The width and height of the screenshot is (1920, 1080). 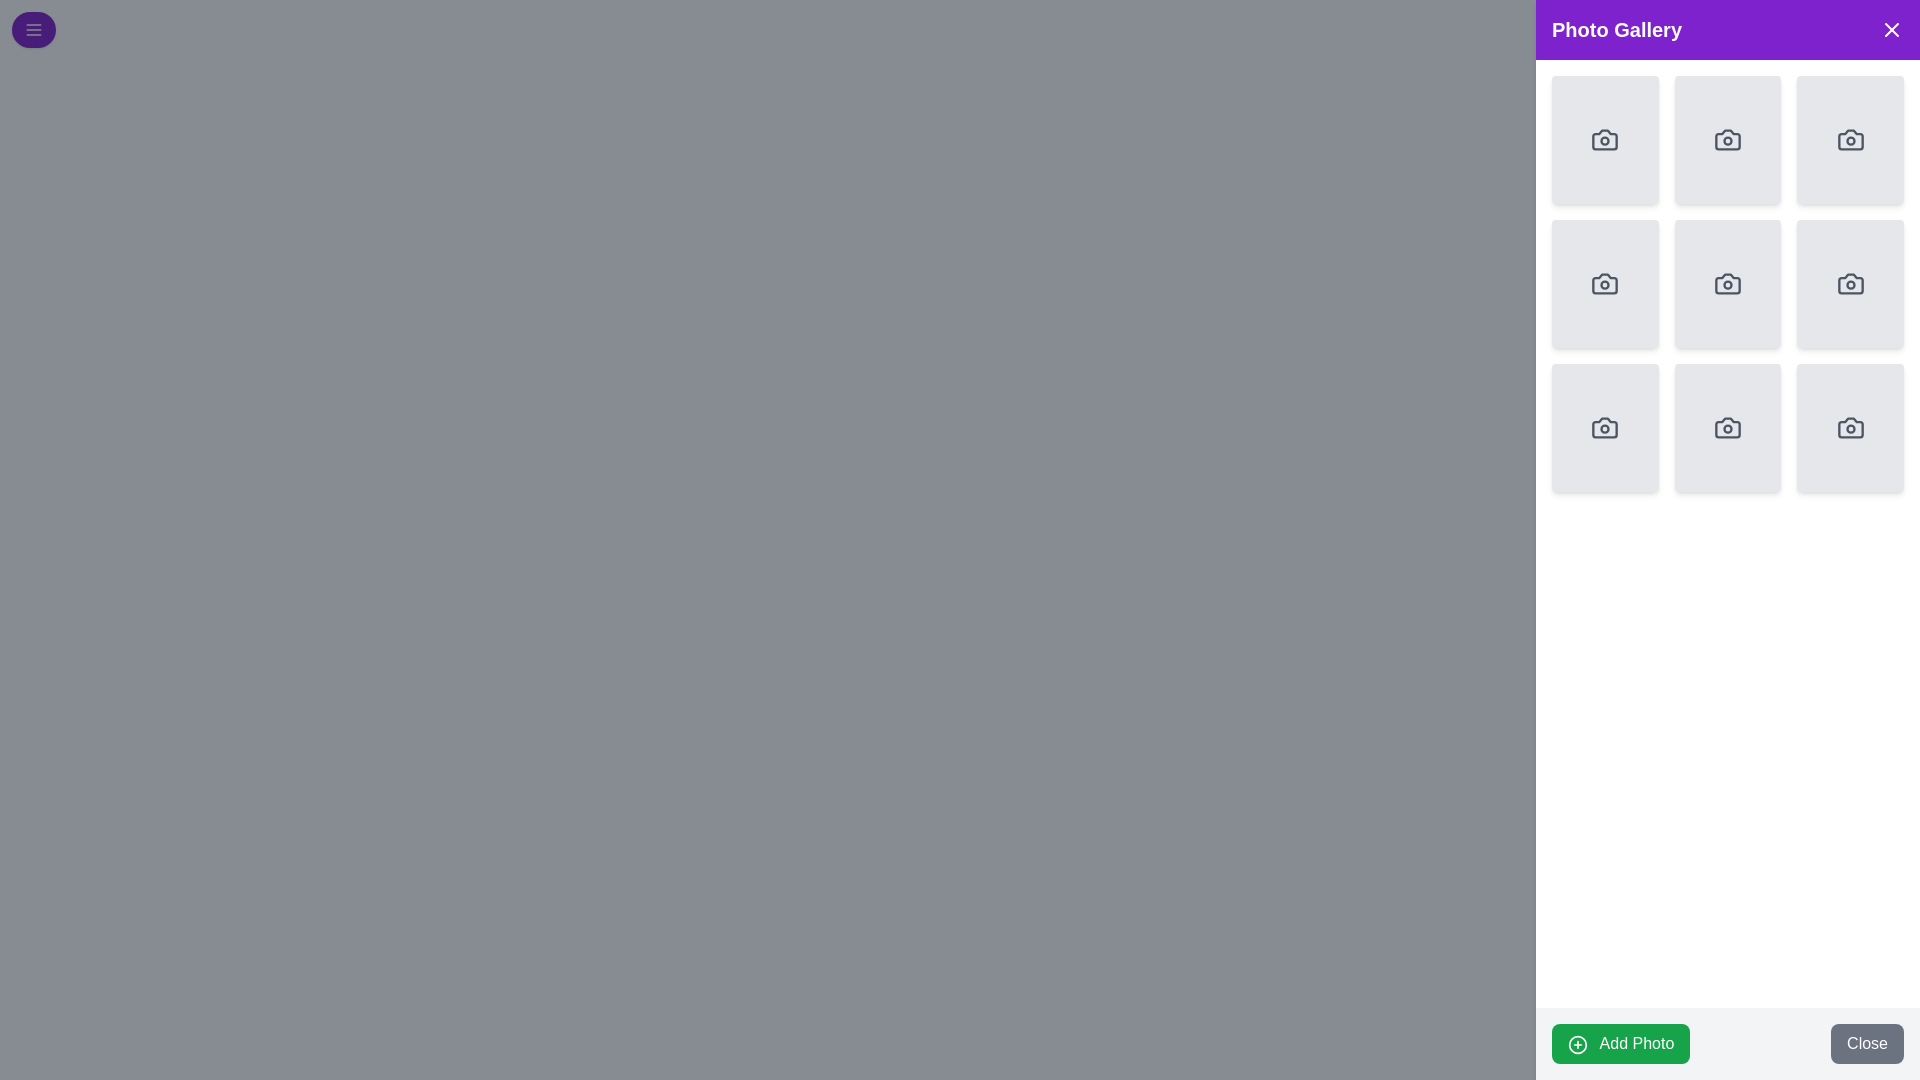 I want to click on the decorative icon within the 'Add Photo' button, located at the leftmost part of the button's content, so click(x=1577, y=1043).